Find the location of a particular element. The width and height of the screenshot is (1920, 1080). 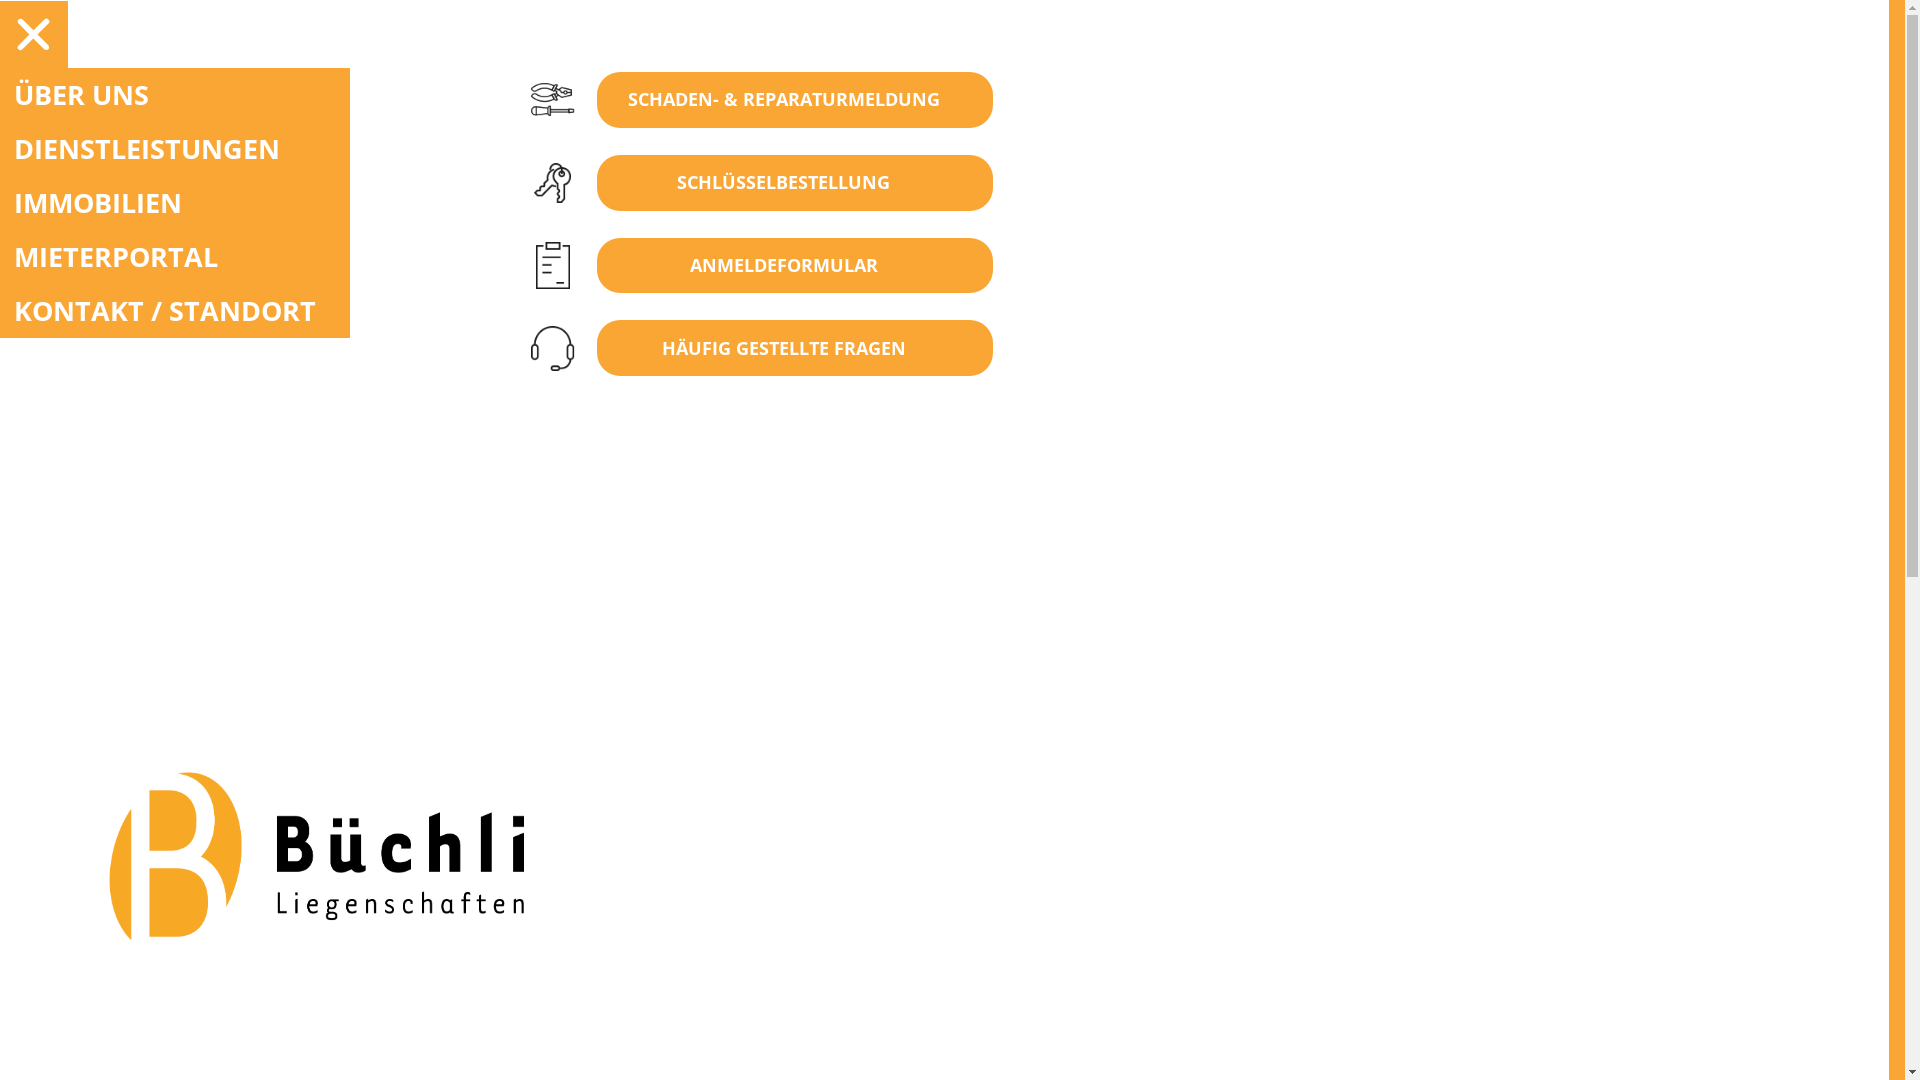

'KONTAKT / STANDORT' is located at coordinates (174, 311).